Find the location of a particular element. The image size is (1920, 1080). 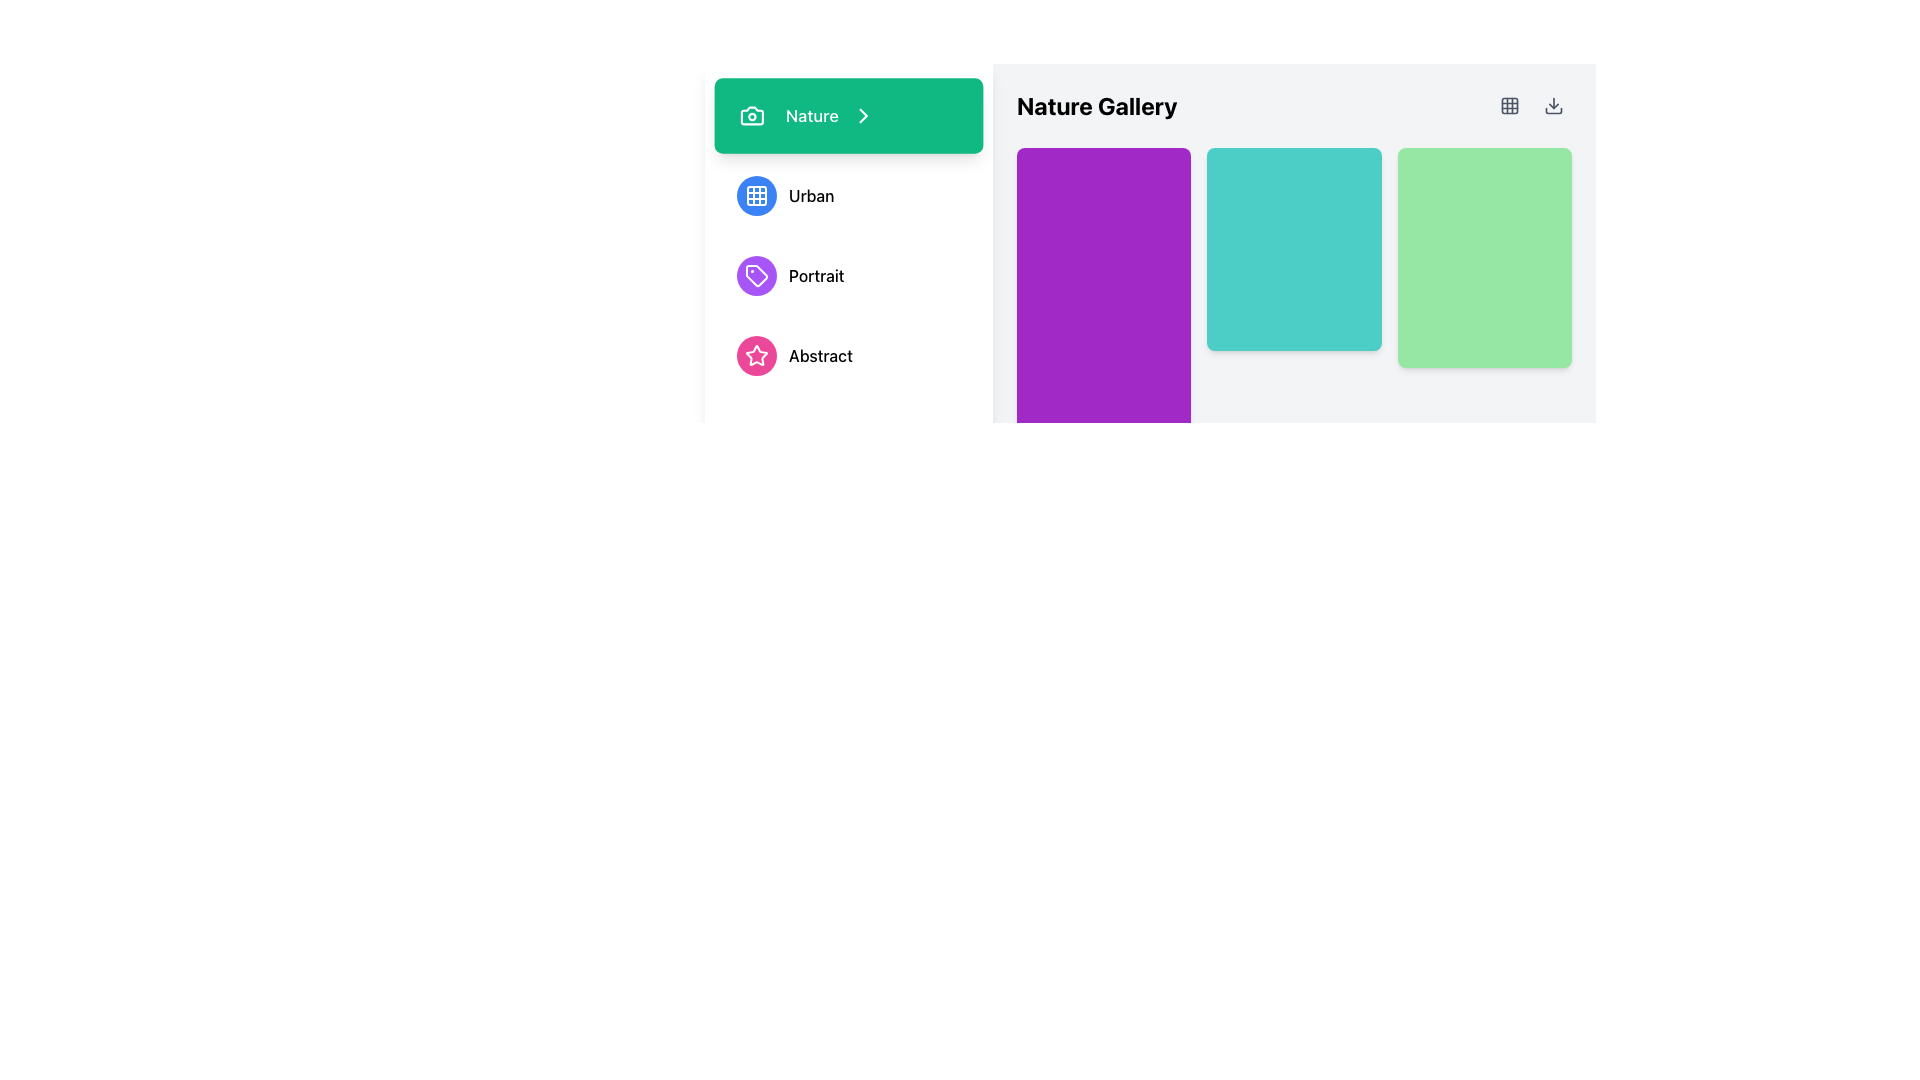

the Icon button representing the 'Abstract' category located in the vertical menu on the left side of the interface is located at coordinates (756, 354).